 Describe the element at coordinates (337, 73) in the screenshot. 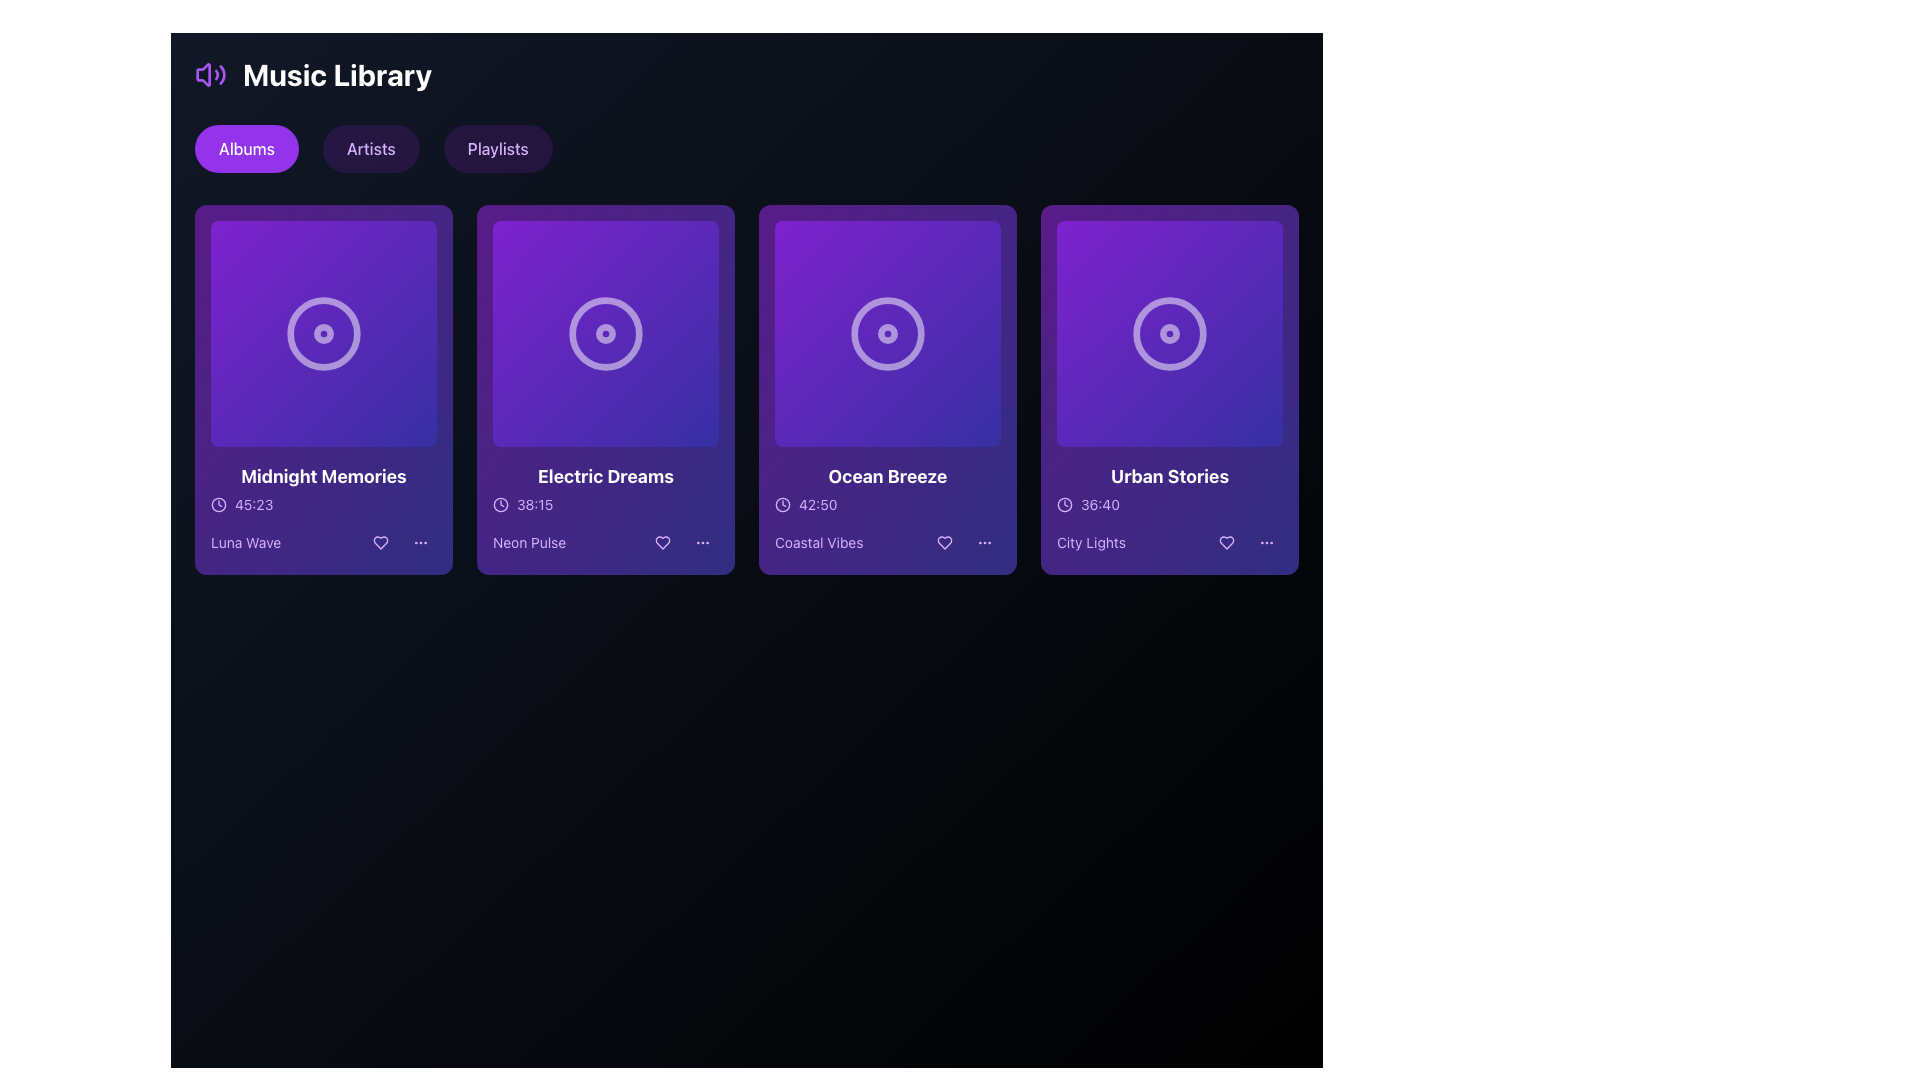

I see `text from the header labeled 'Music Library', which is prominently displayed in bold white font on a dark background` at that location.